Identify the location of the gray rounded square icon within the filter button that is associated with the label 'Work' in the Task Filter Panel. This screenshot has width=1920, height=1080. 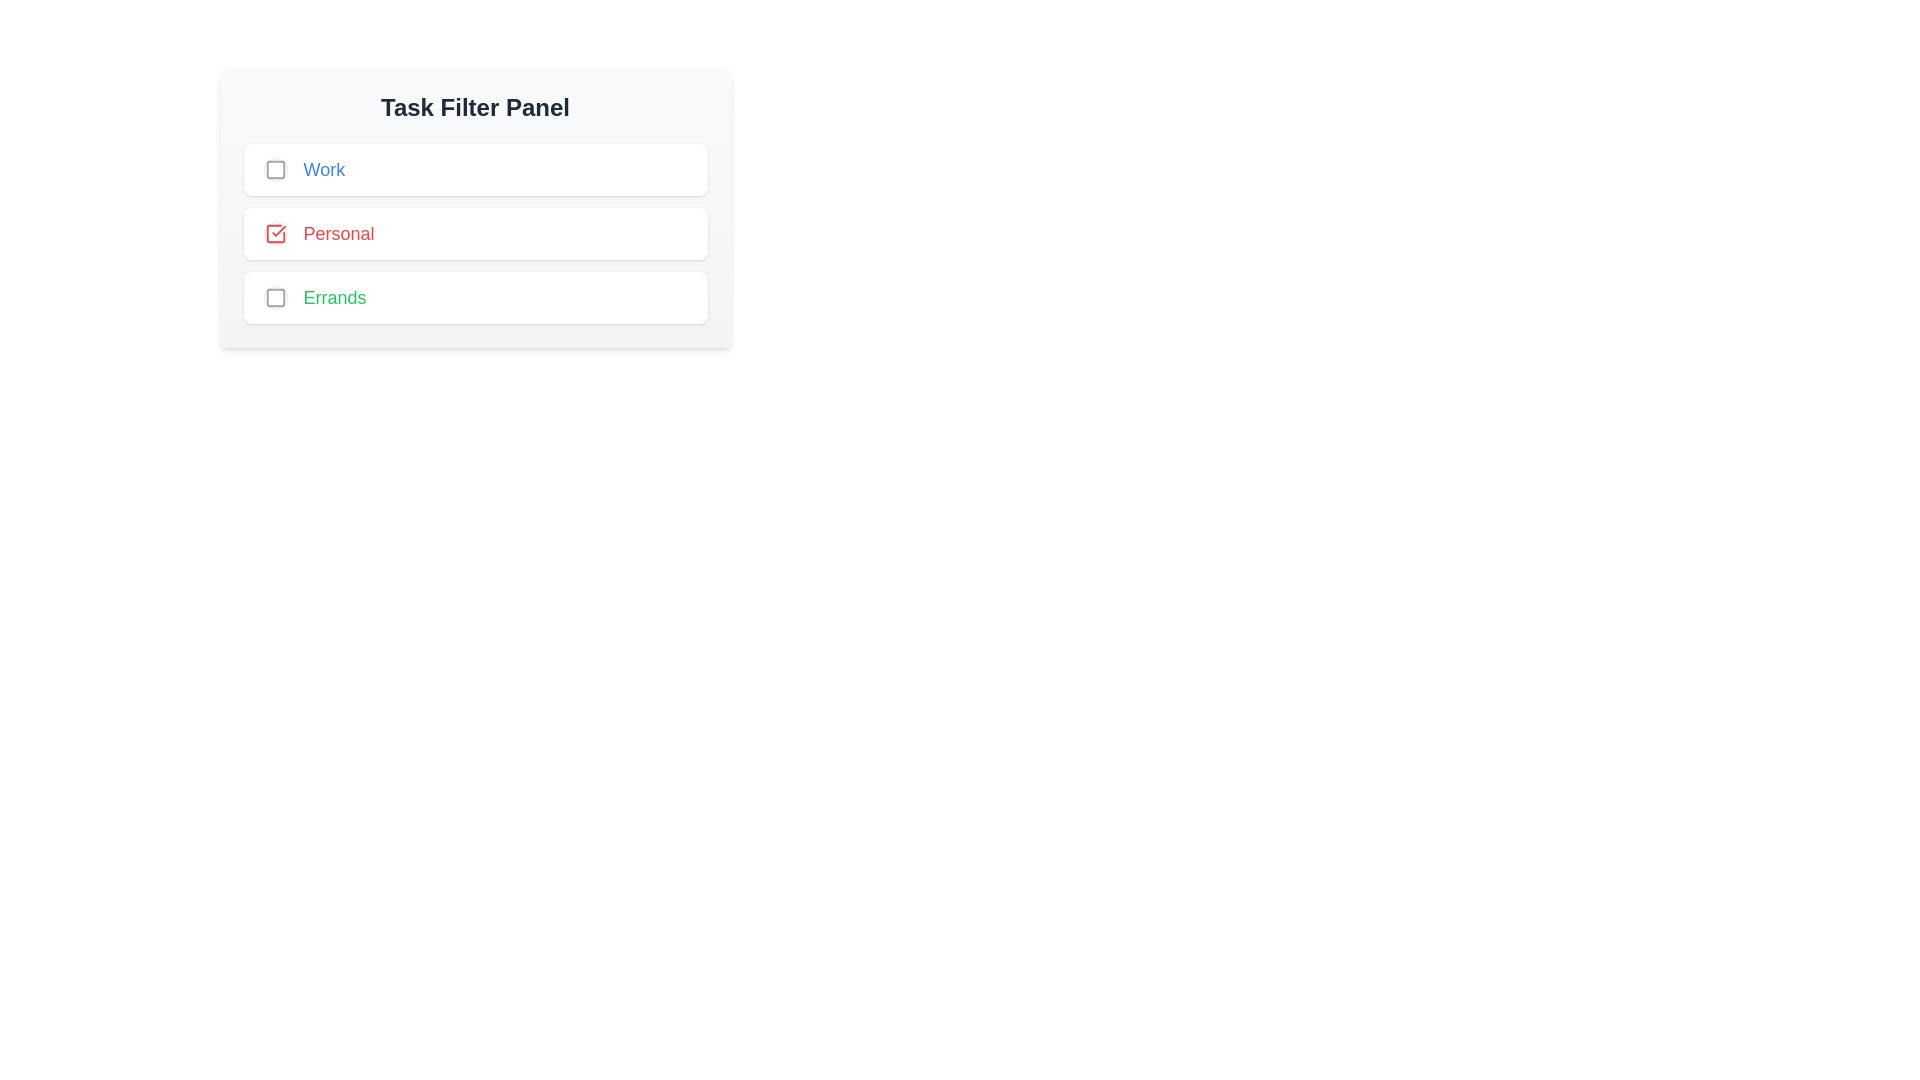
(274, 168).